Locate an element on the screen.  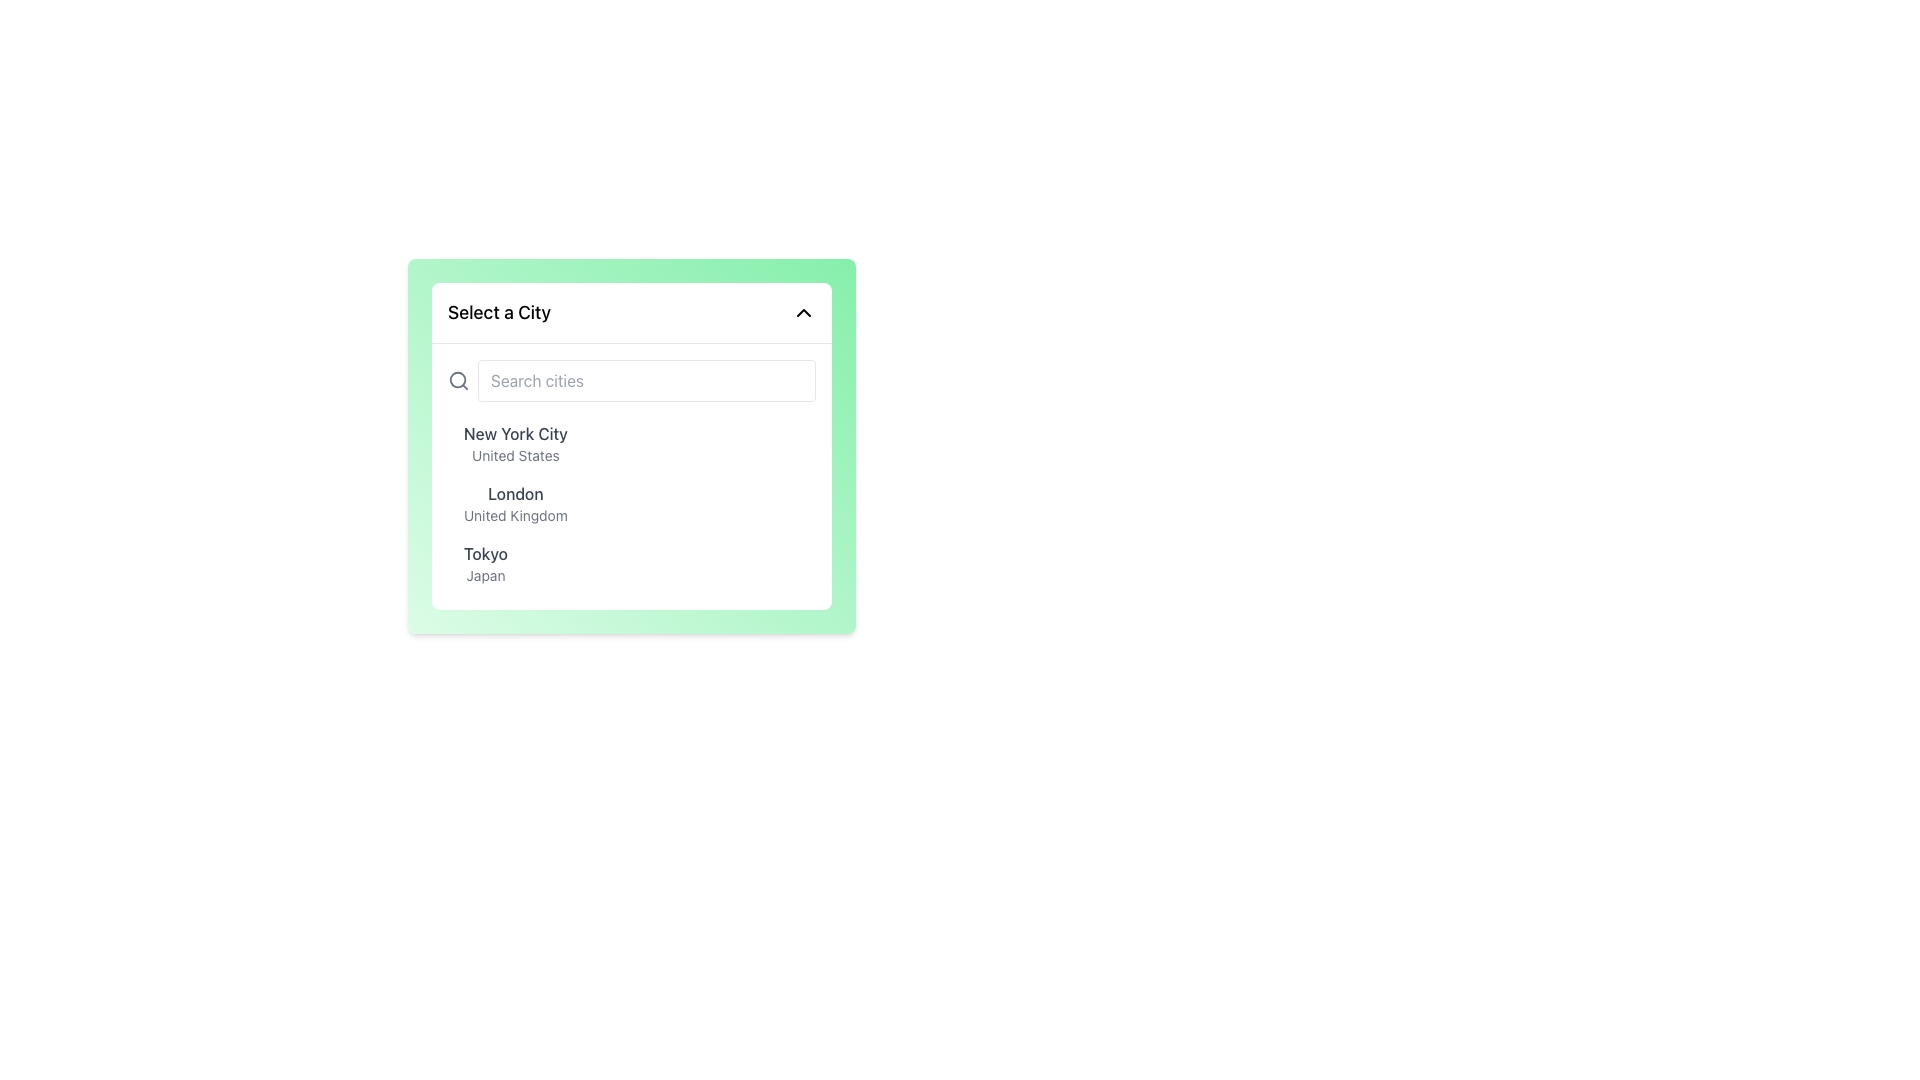
the List Item element displaying 'London' is located at coordinates (631, 503).